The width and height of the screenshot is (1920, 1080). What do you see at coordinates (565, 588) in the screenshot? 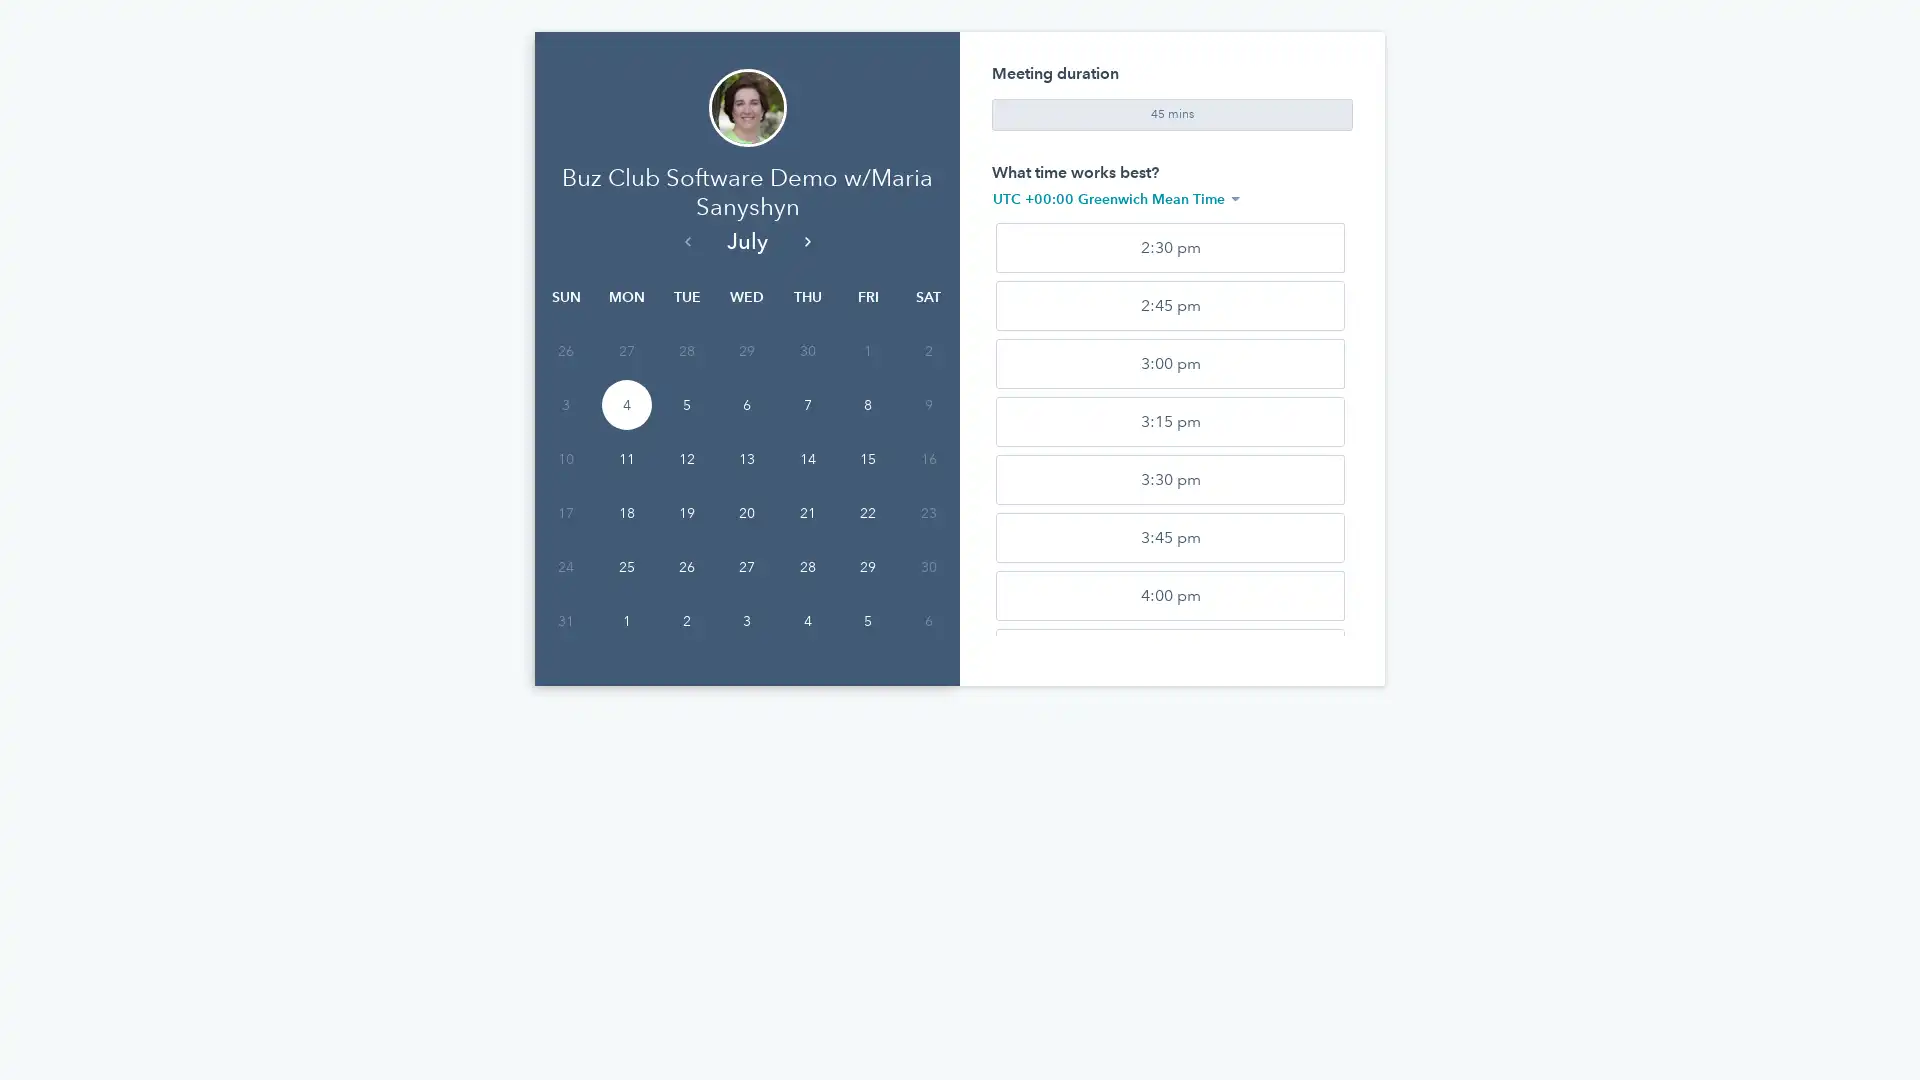
I see `July 17th` at bounding box center [565, 588].